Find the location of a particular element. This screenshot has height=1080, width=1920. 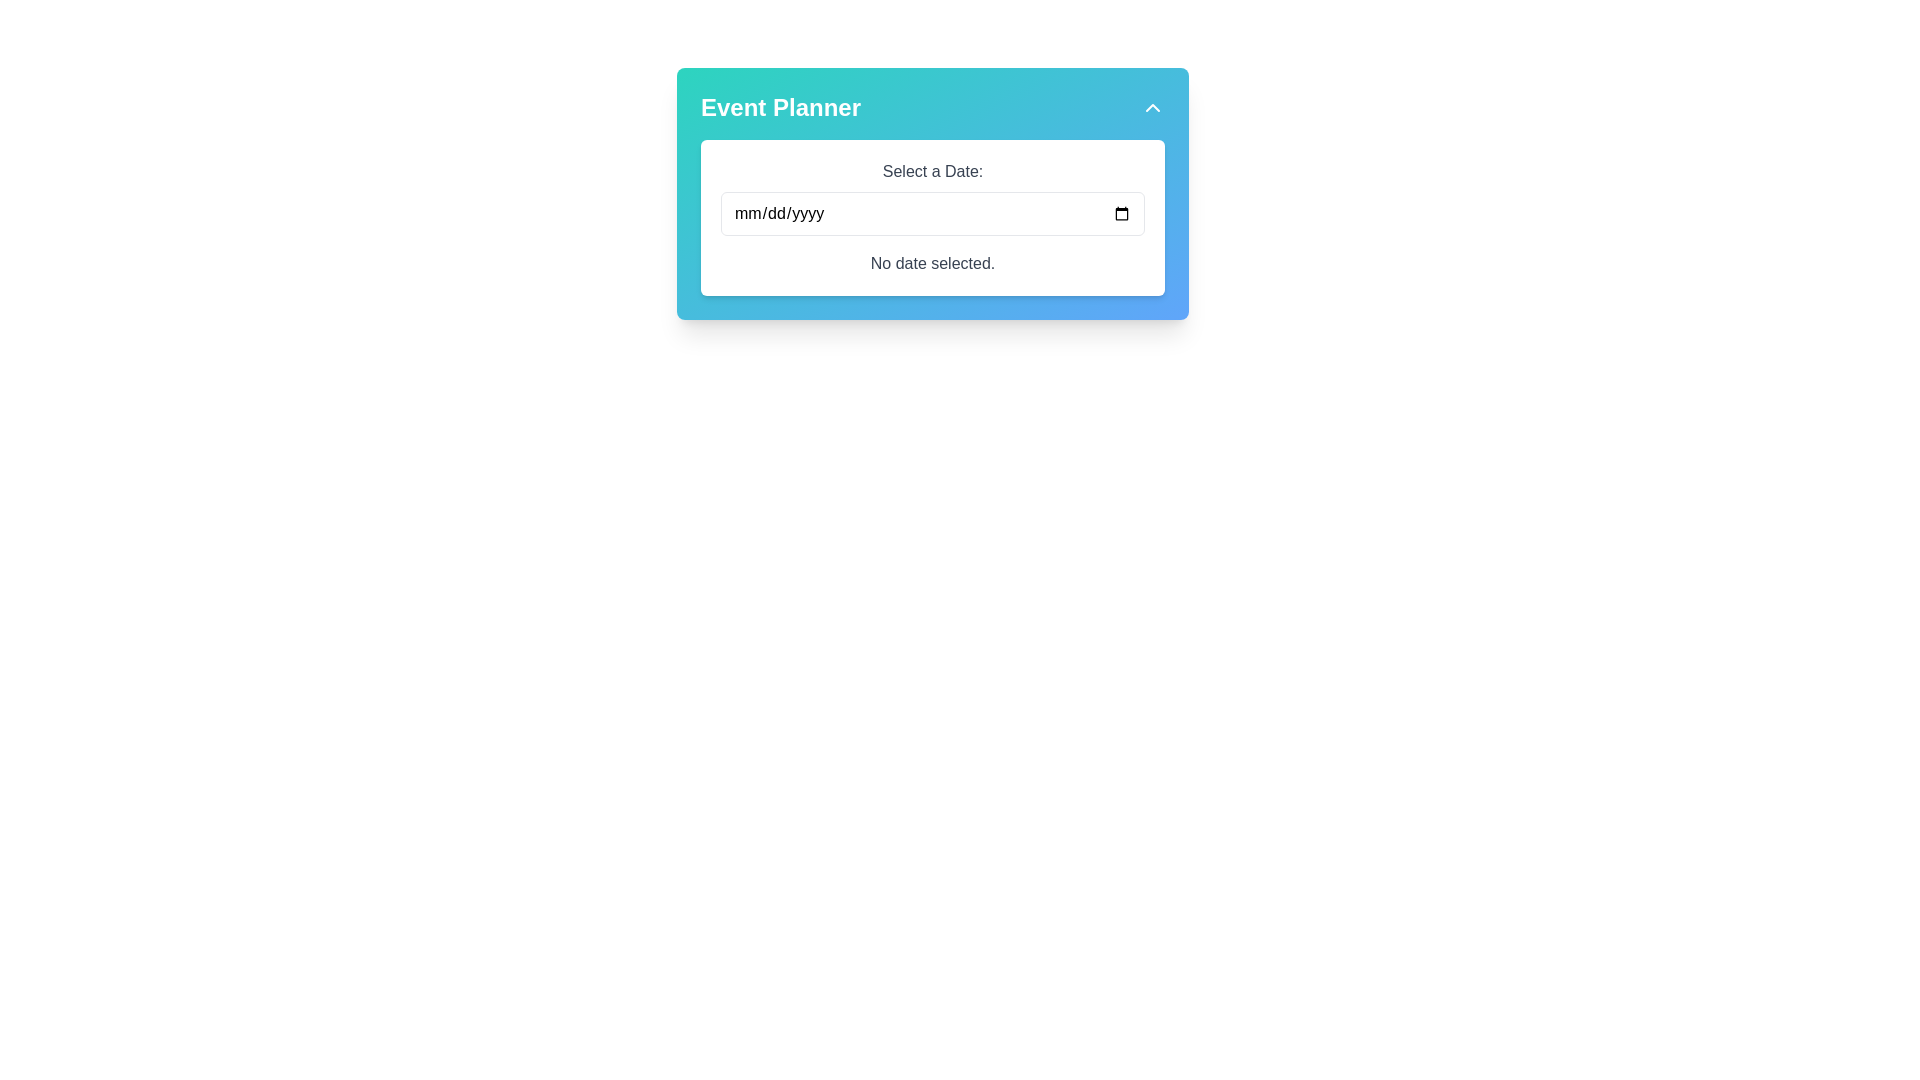

the date input field in the Card with form elements is located at coordinates (931, 193).